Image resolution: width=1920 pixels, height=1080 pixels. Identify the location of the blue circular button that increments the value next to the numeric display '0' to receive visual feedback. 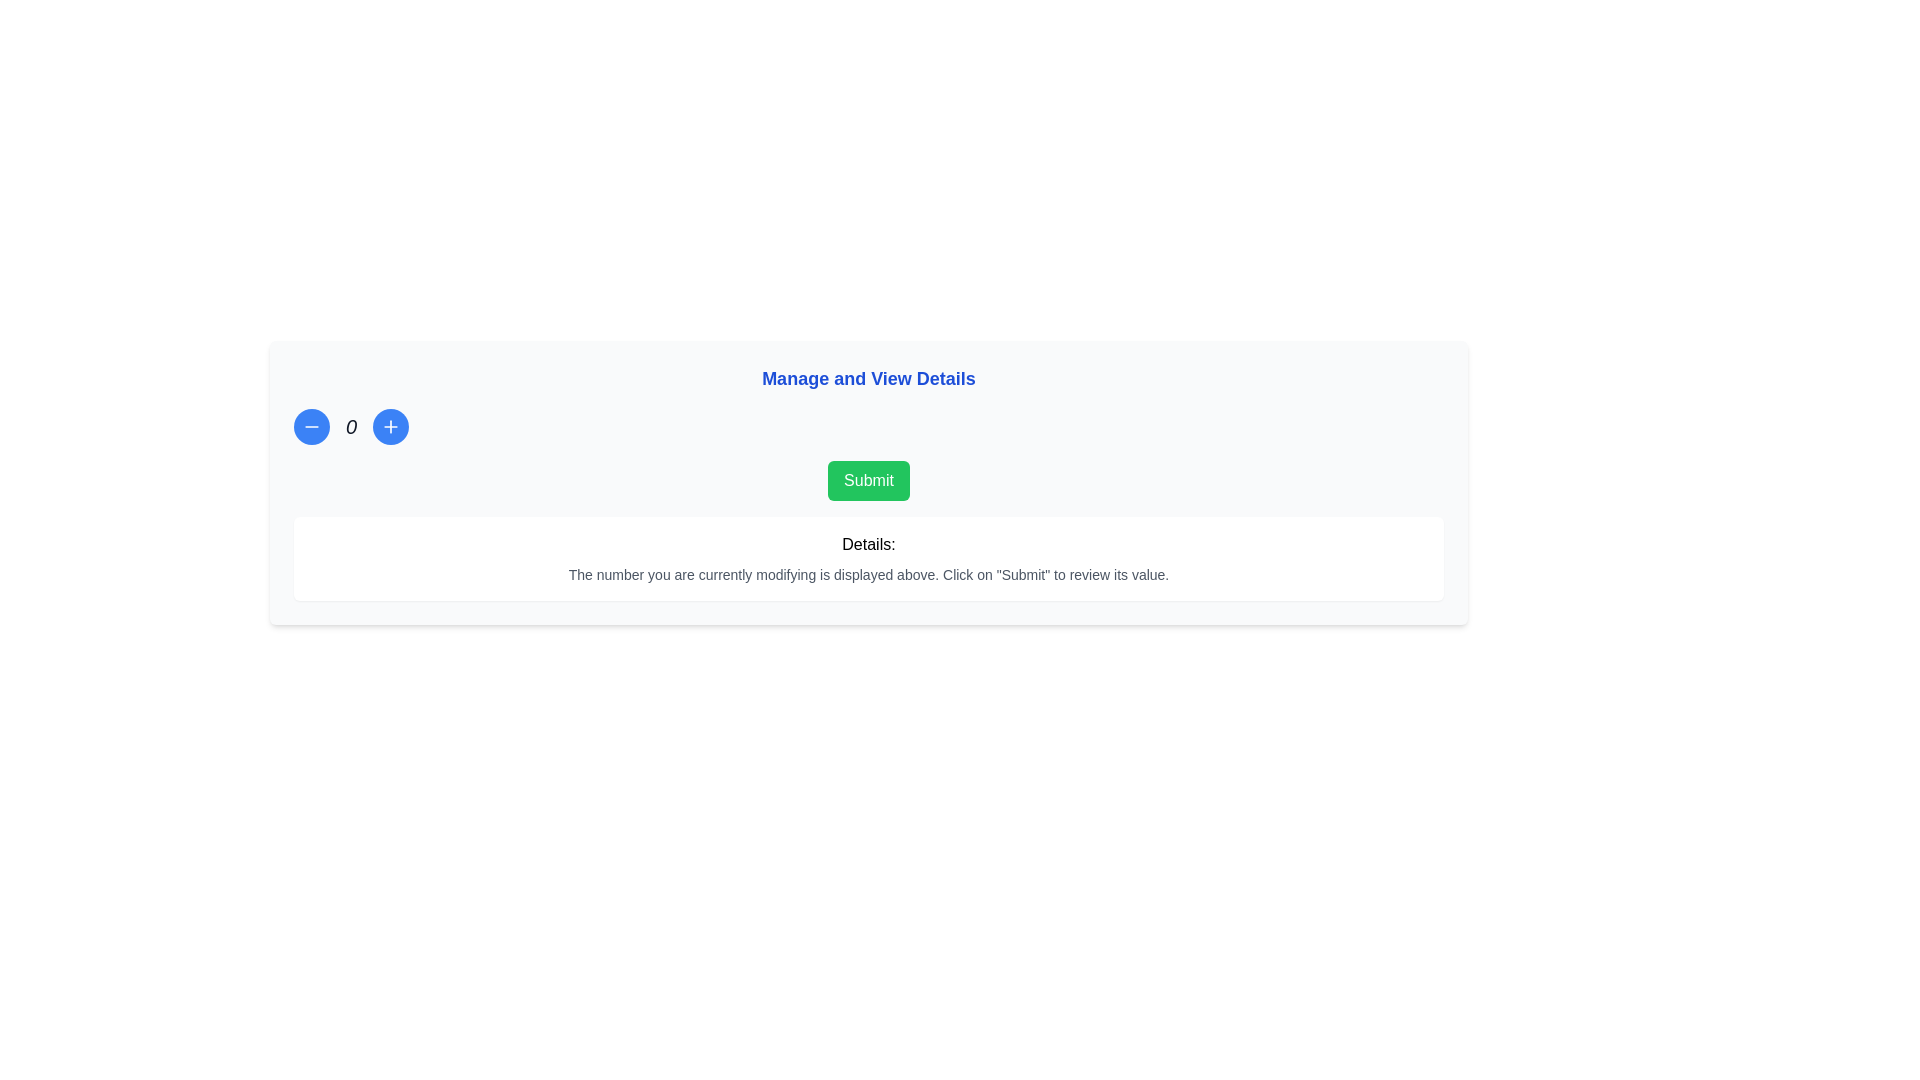
(391, 426).